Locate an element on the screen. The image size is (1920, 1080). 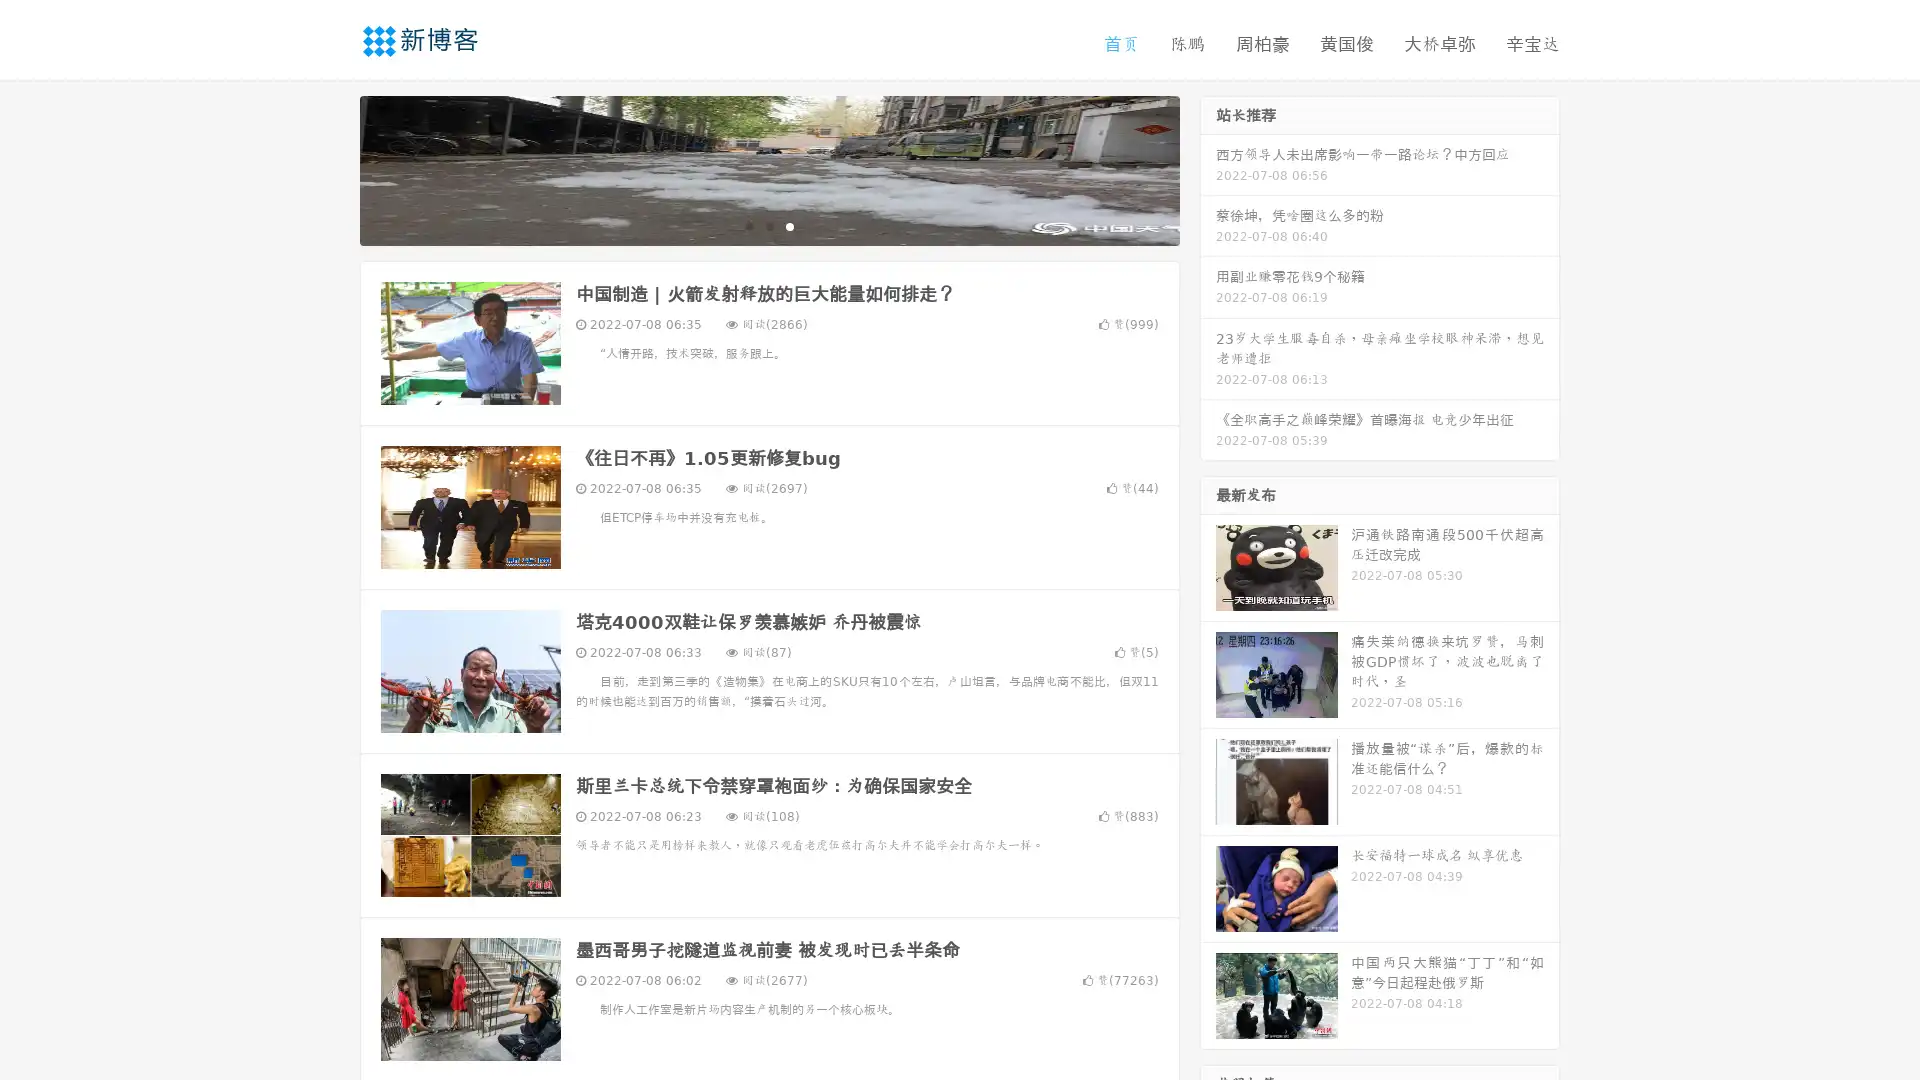
Previous slide is located at coordinates (330, 168).